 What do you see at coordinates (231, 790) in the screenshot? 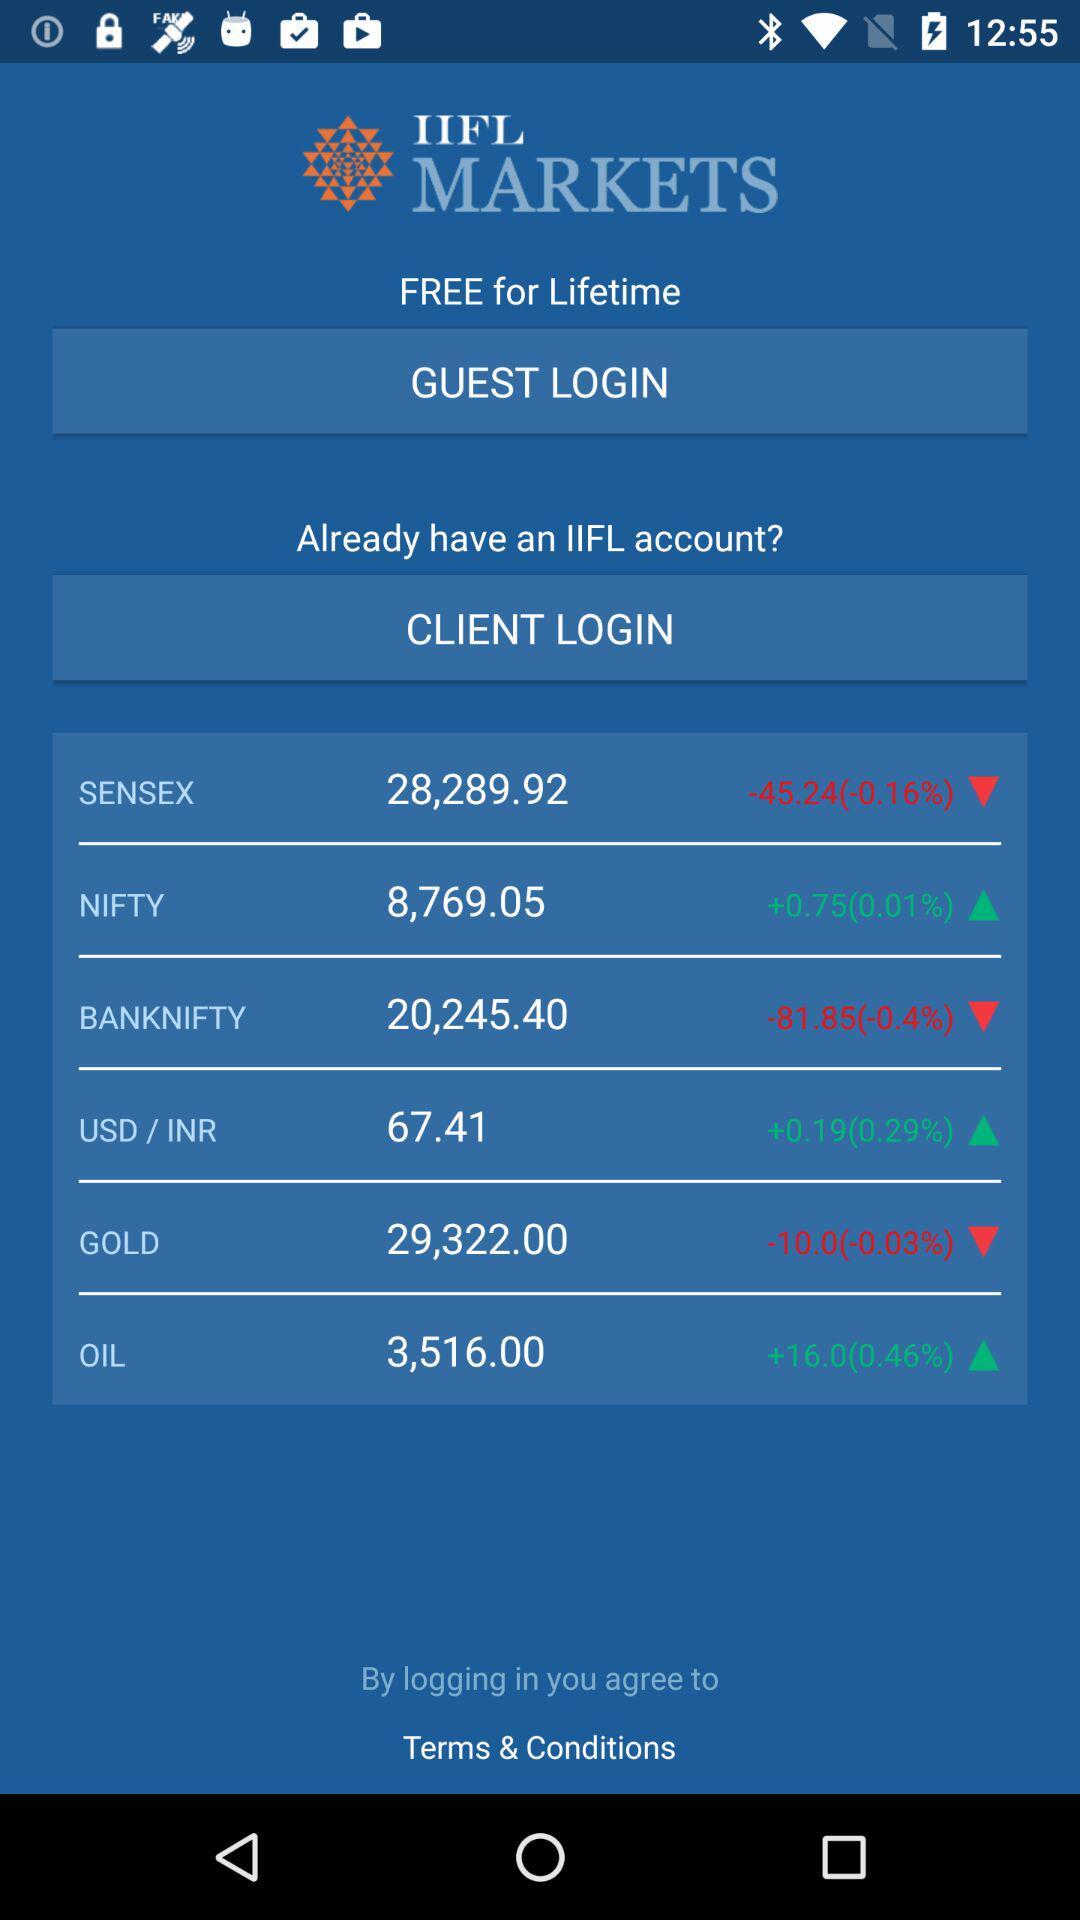
I see `sensex icon` at bounding box center [231, 790].